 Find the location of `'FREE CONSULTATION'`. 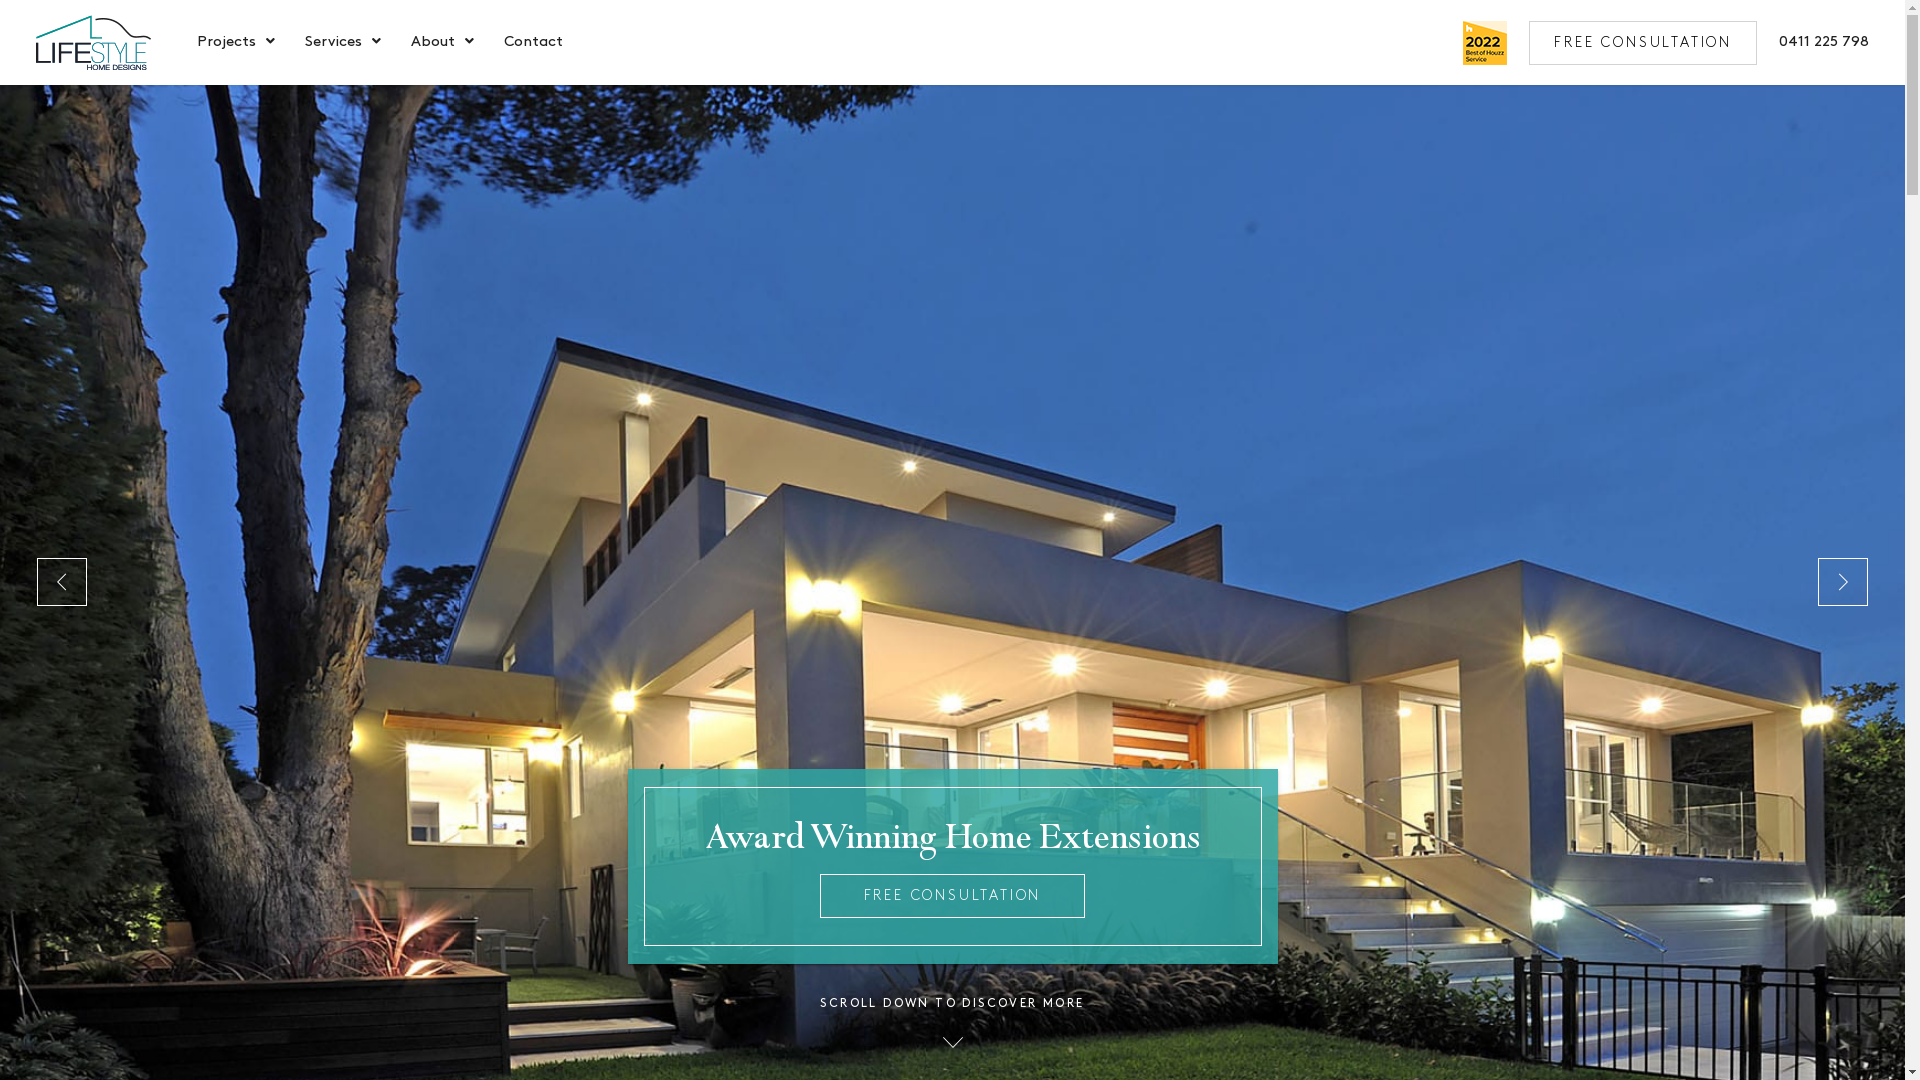

'FREE CONSULTATION' is located at coordinates (1642, 42).